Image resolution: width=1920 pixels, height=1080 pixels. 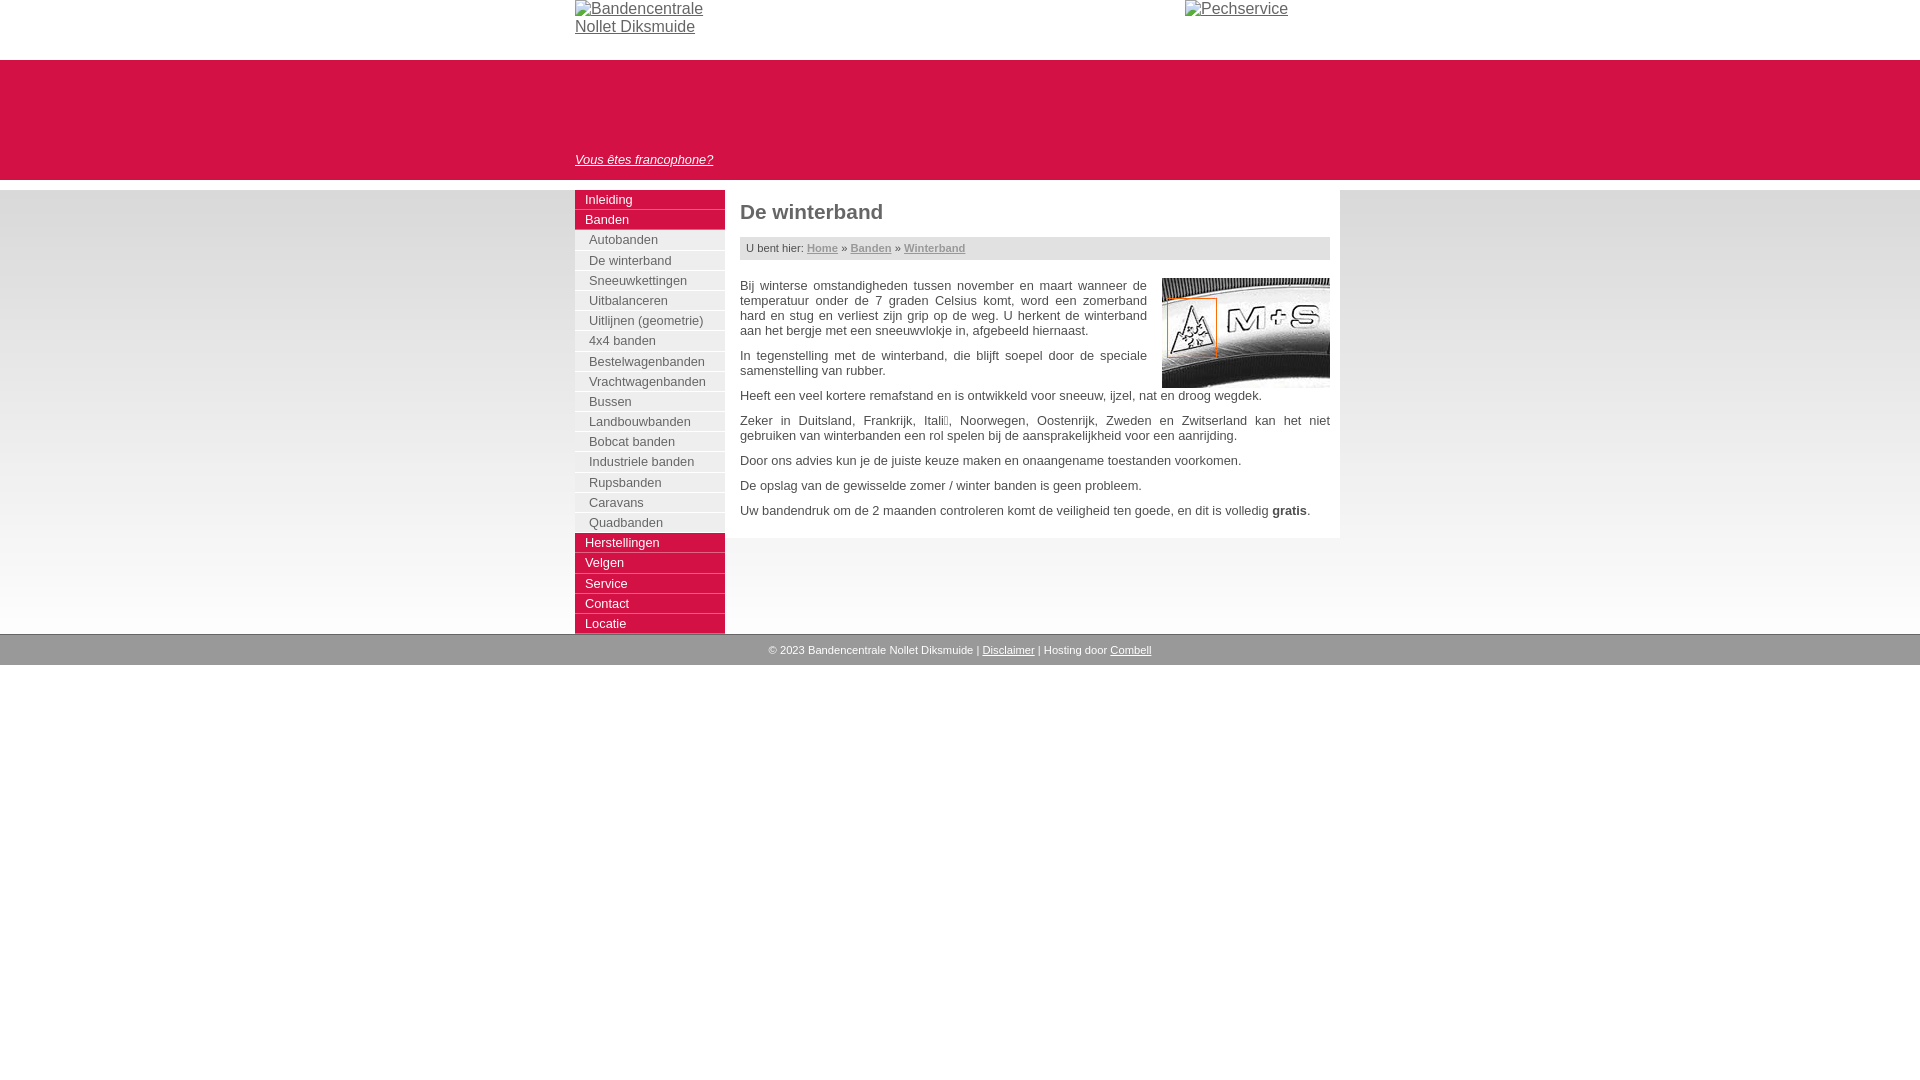 What do you see at coordinates (652, 482) in the screenshot?
I see `'Rupsbanden'` at bounding box center [652, 482].